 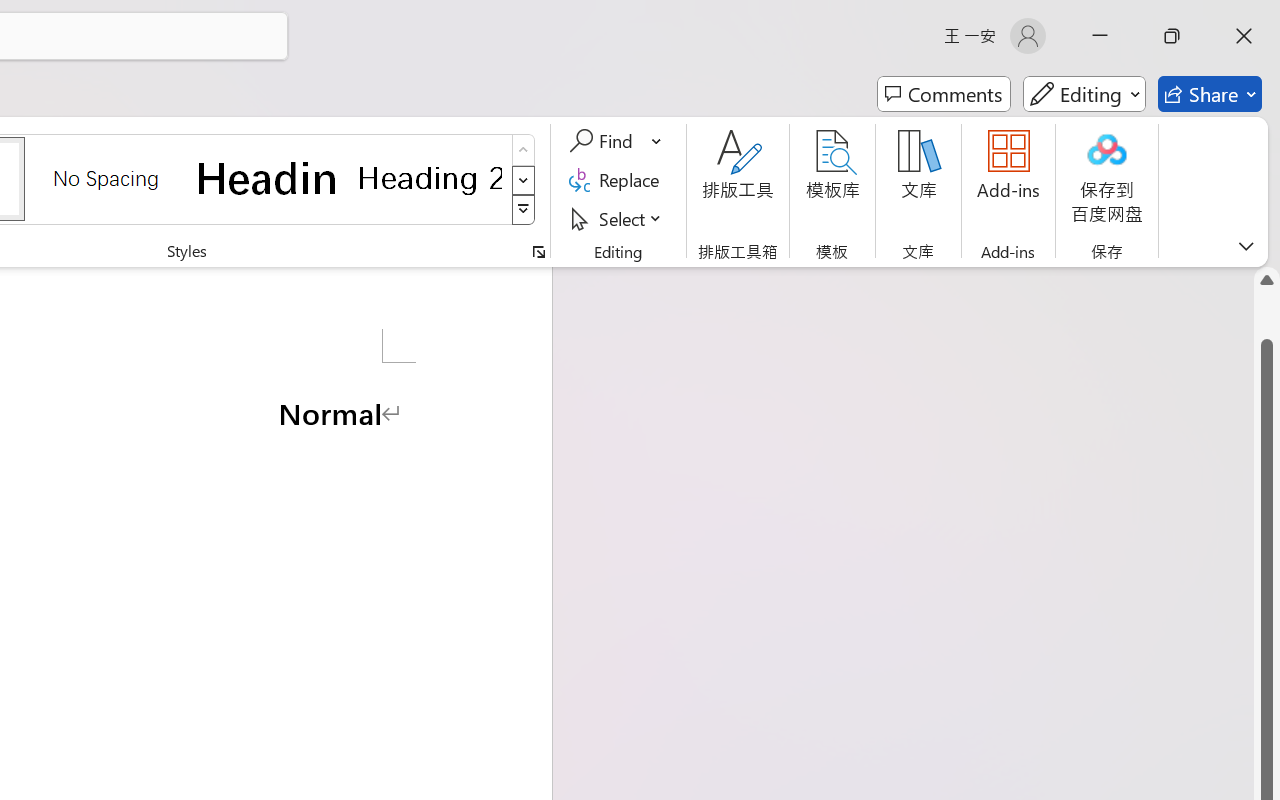 What do you see at coordinates (538, 251) in the screenshot?
I see `'Styles...'` at bounding box center [538, 251].